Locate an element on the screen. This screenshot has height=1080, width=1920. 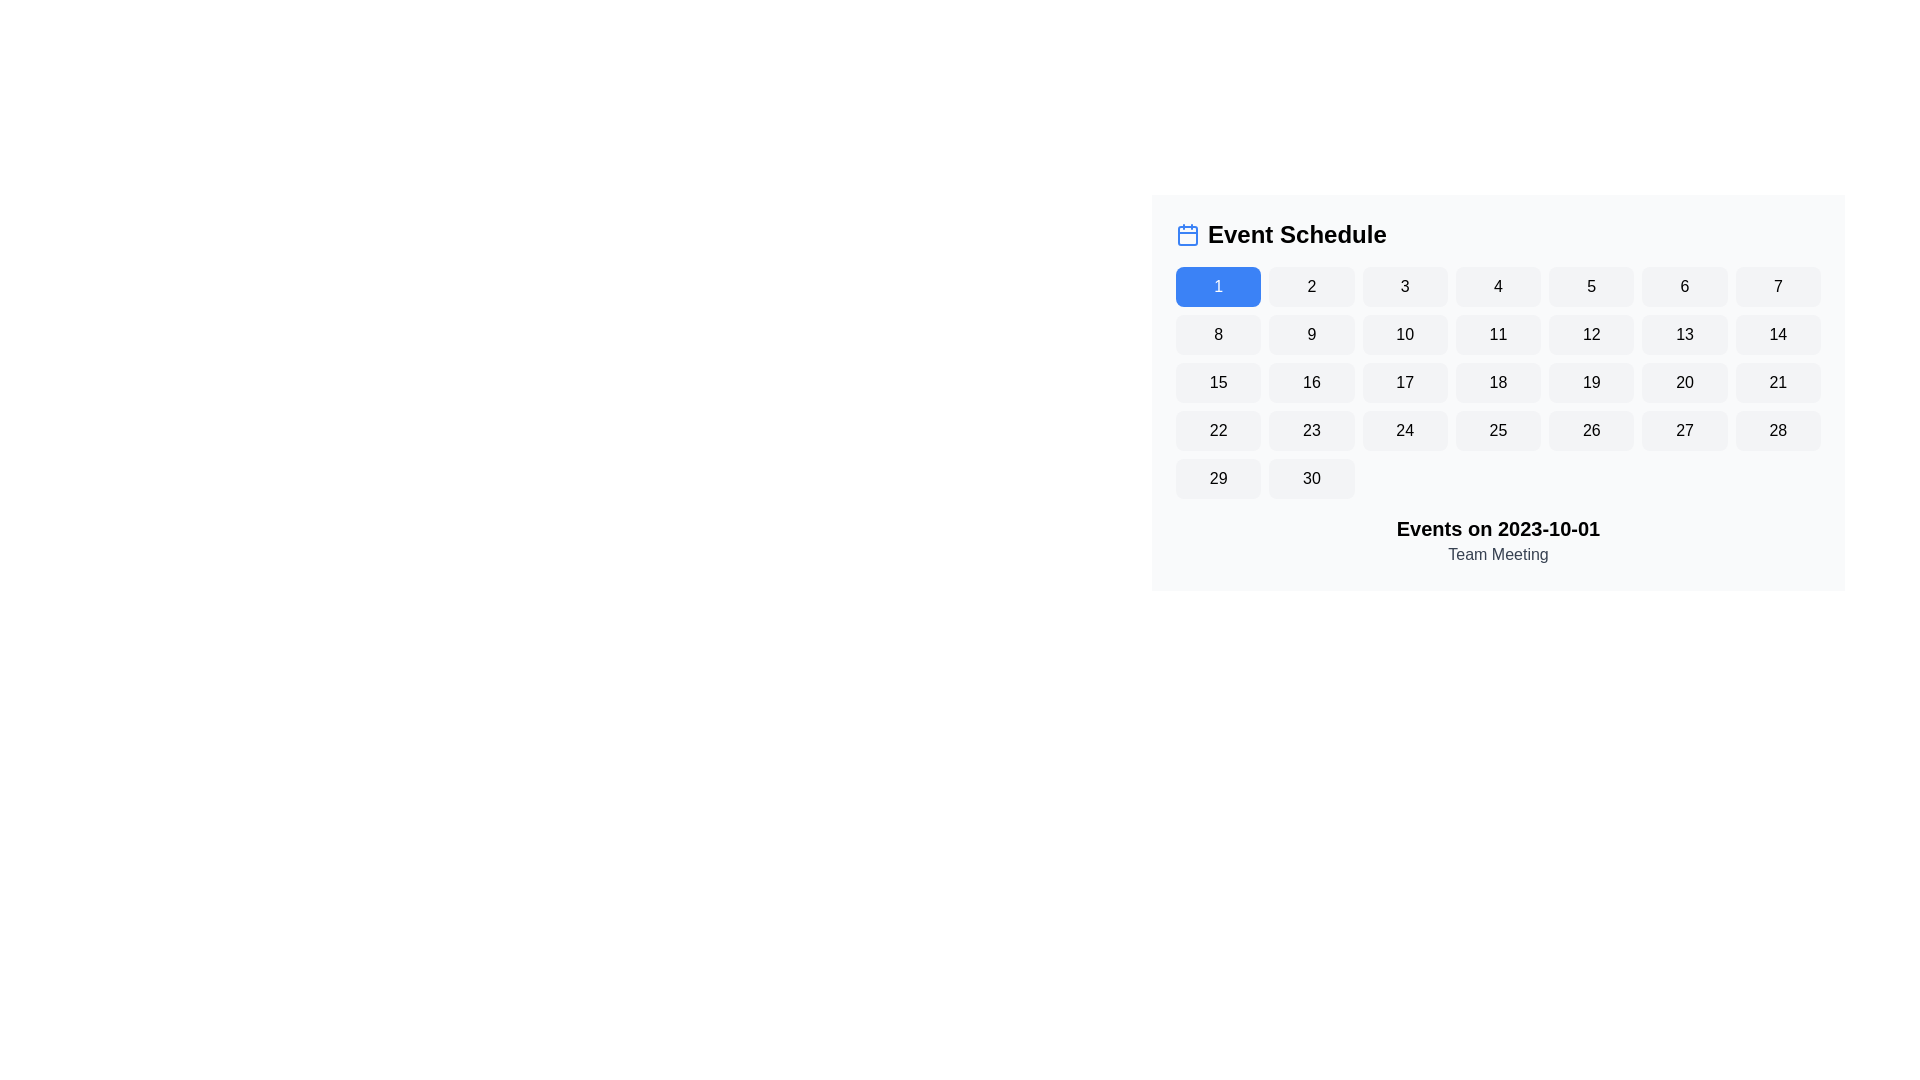
the button displaying the numeral '7' in a grid layout for additional information is located at coordinates (1778, 286).